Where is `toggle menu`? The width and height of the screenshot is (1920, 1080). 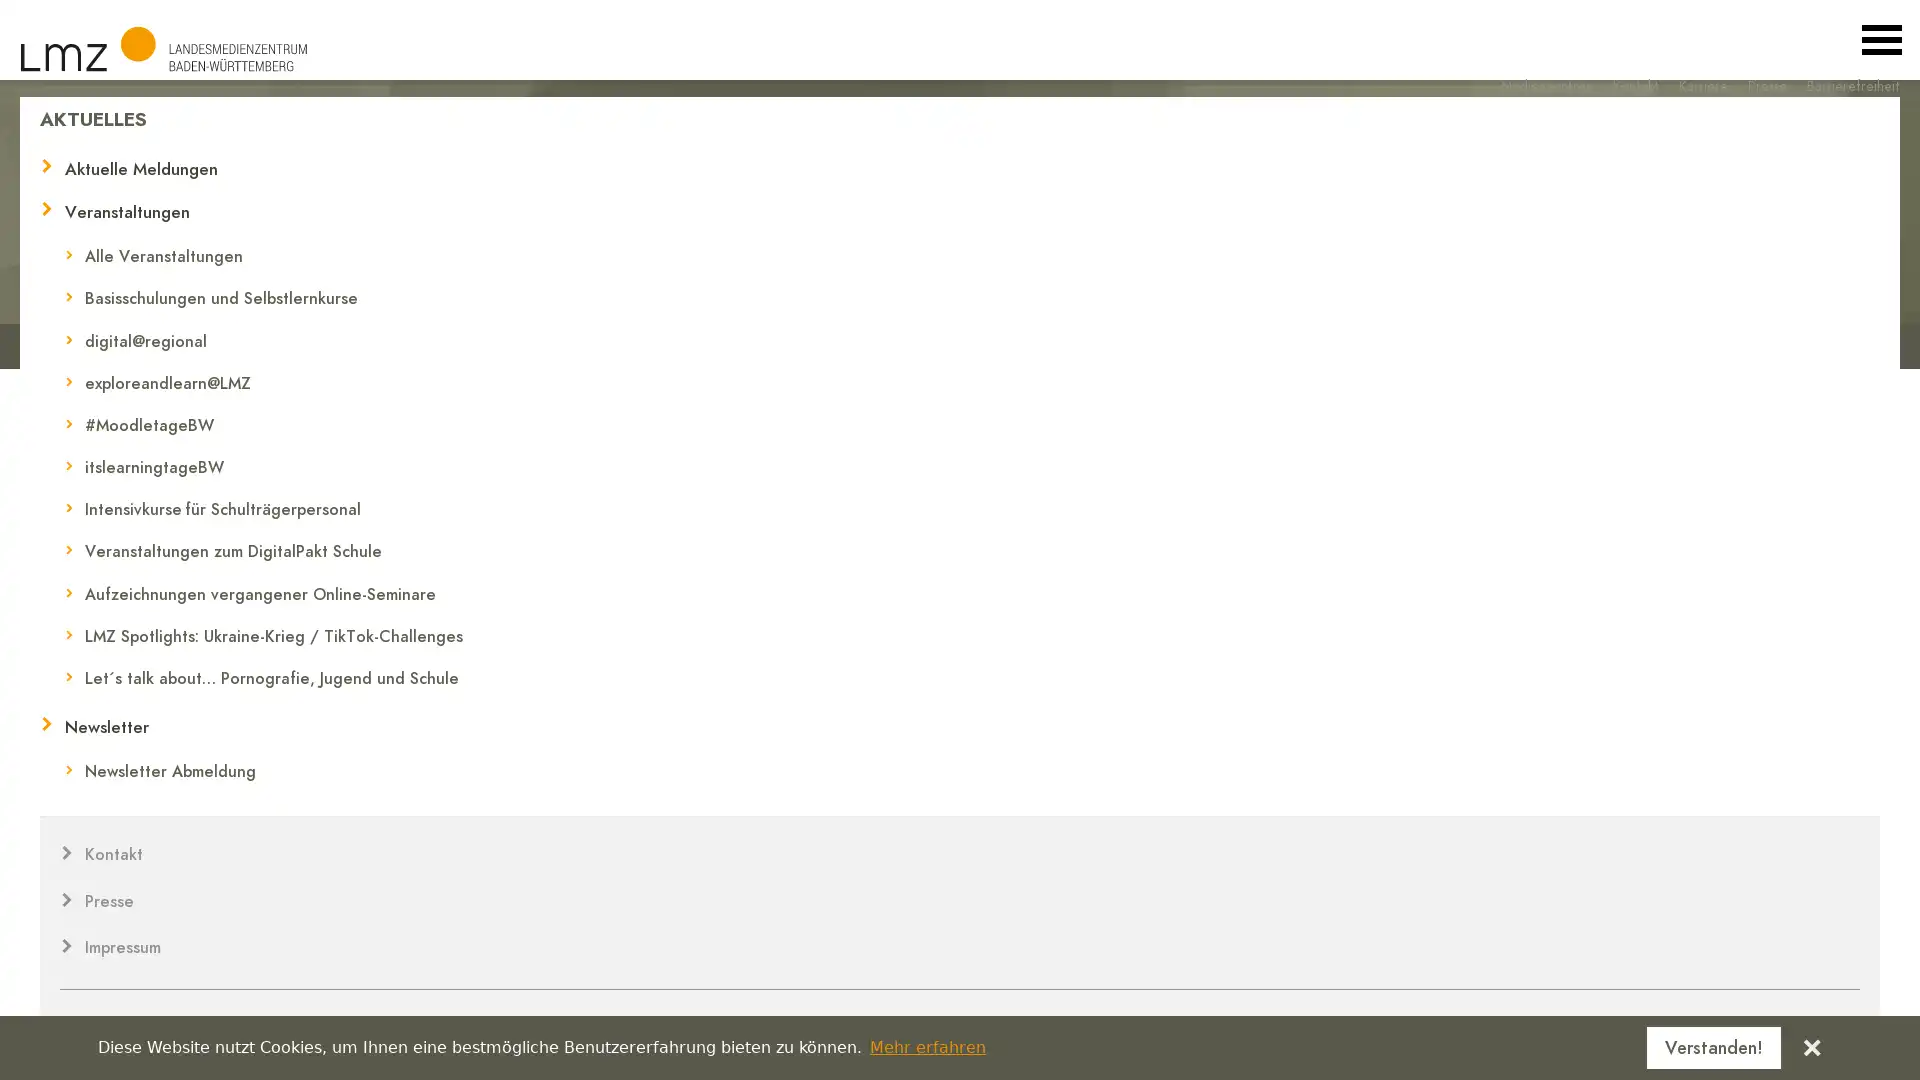 toggle menu is located at coordinates (1880, 39).